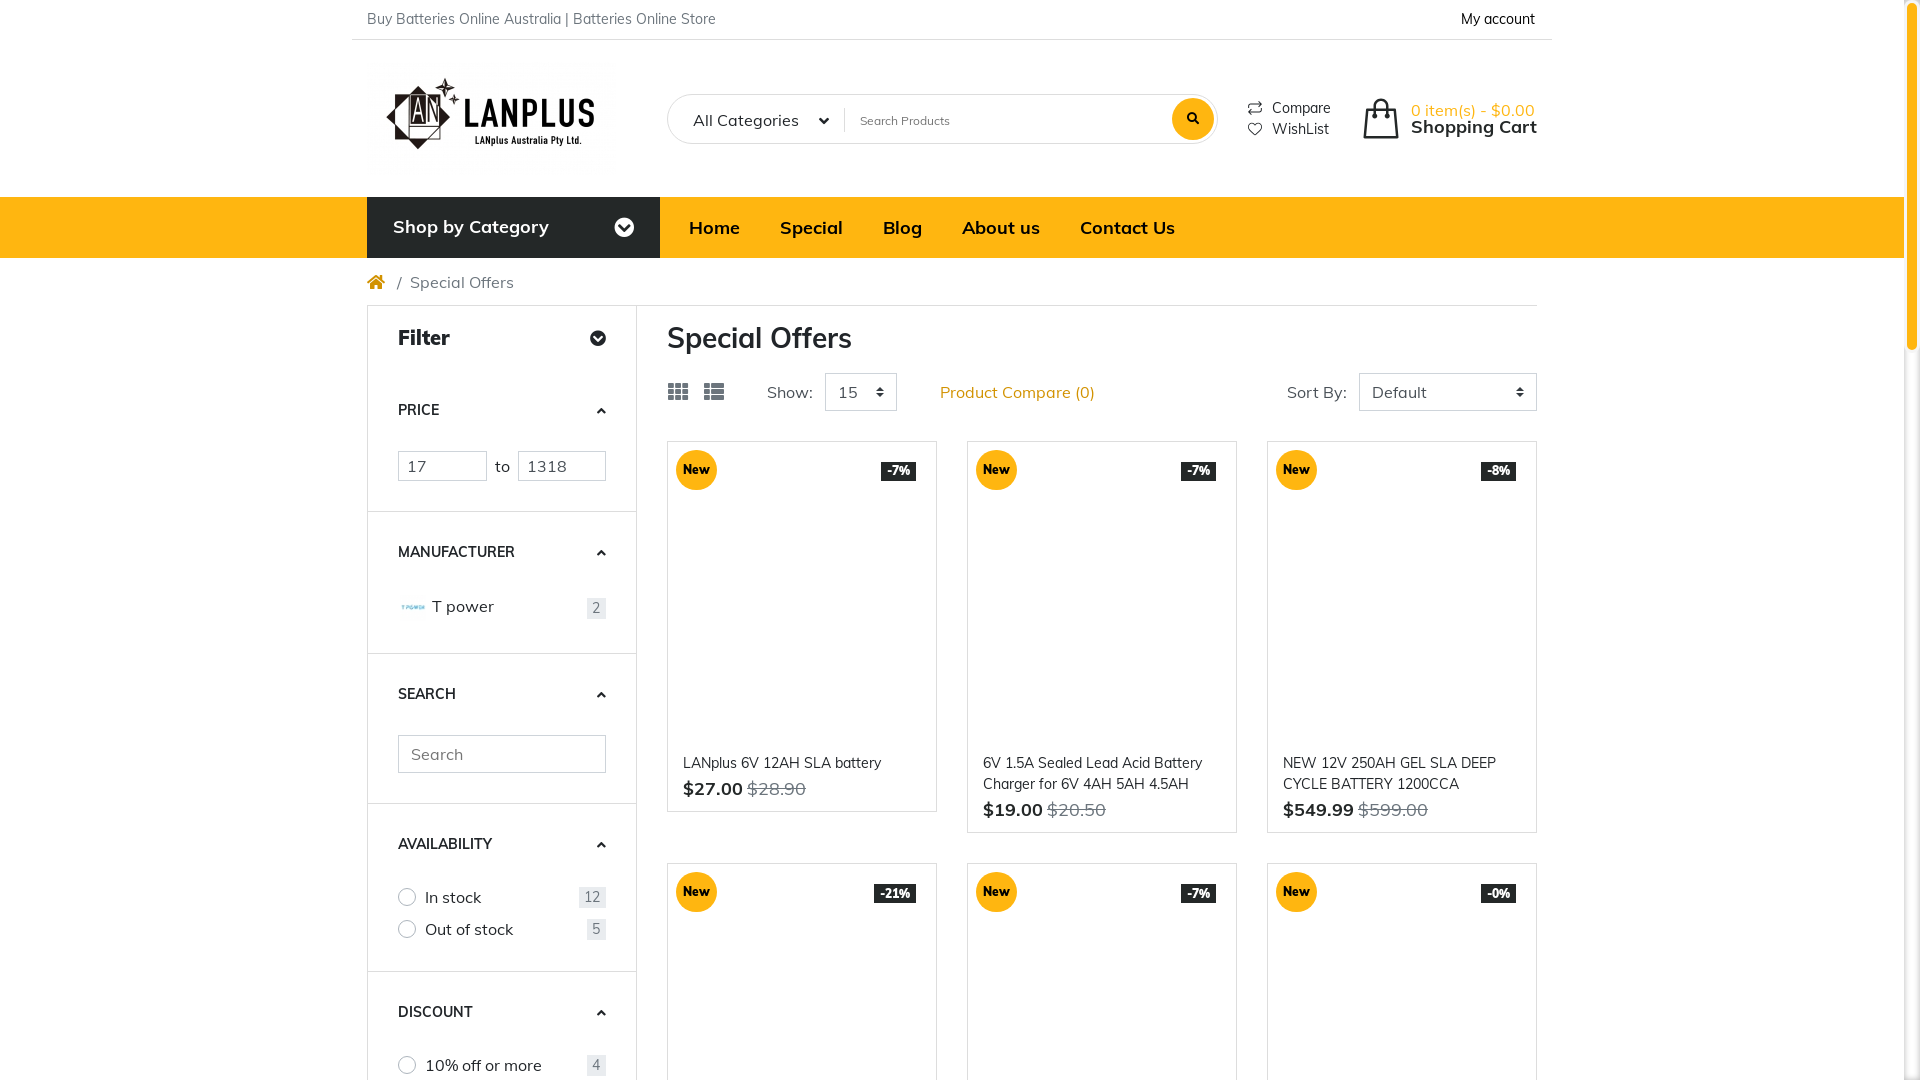  What do you see at coordinates (867, 422) in the screenshot?
I see `'Compare this Product'` at bounding box center [867, 422].